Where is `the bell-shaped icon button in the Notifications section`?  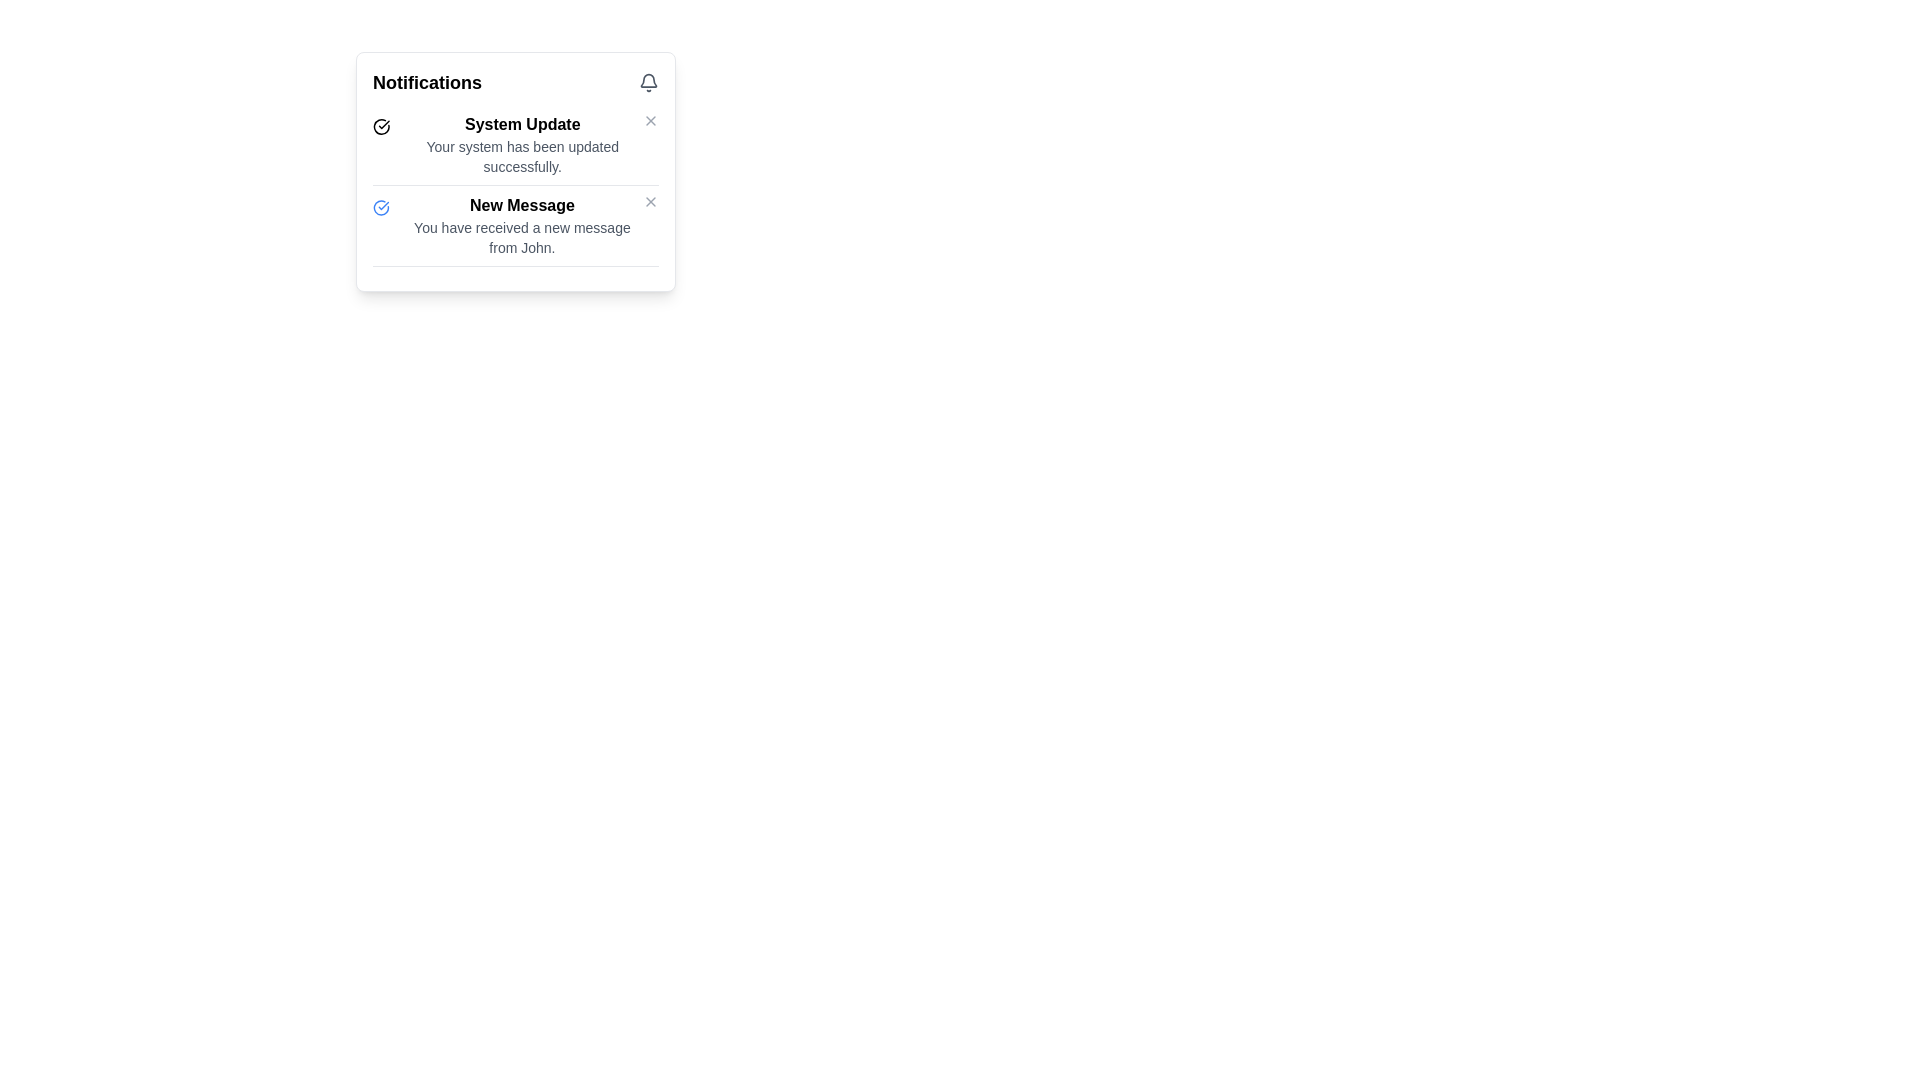
the bell-shaped icon button in the Notifications section is located at coordinates (648, 82).